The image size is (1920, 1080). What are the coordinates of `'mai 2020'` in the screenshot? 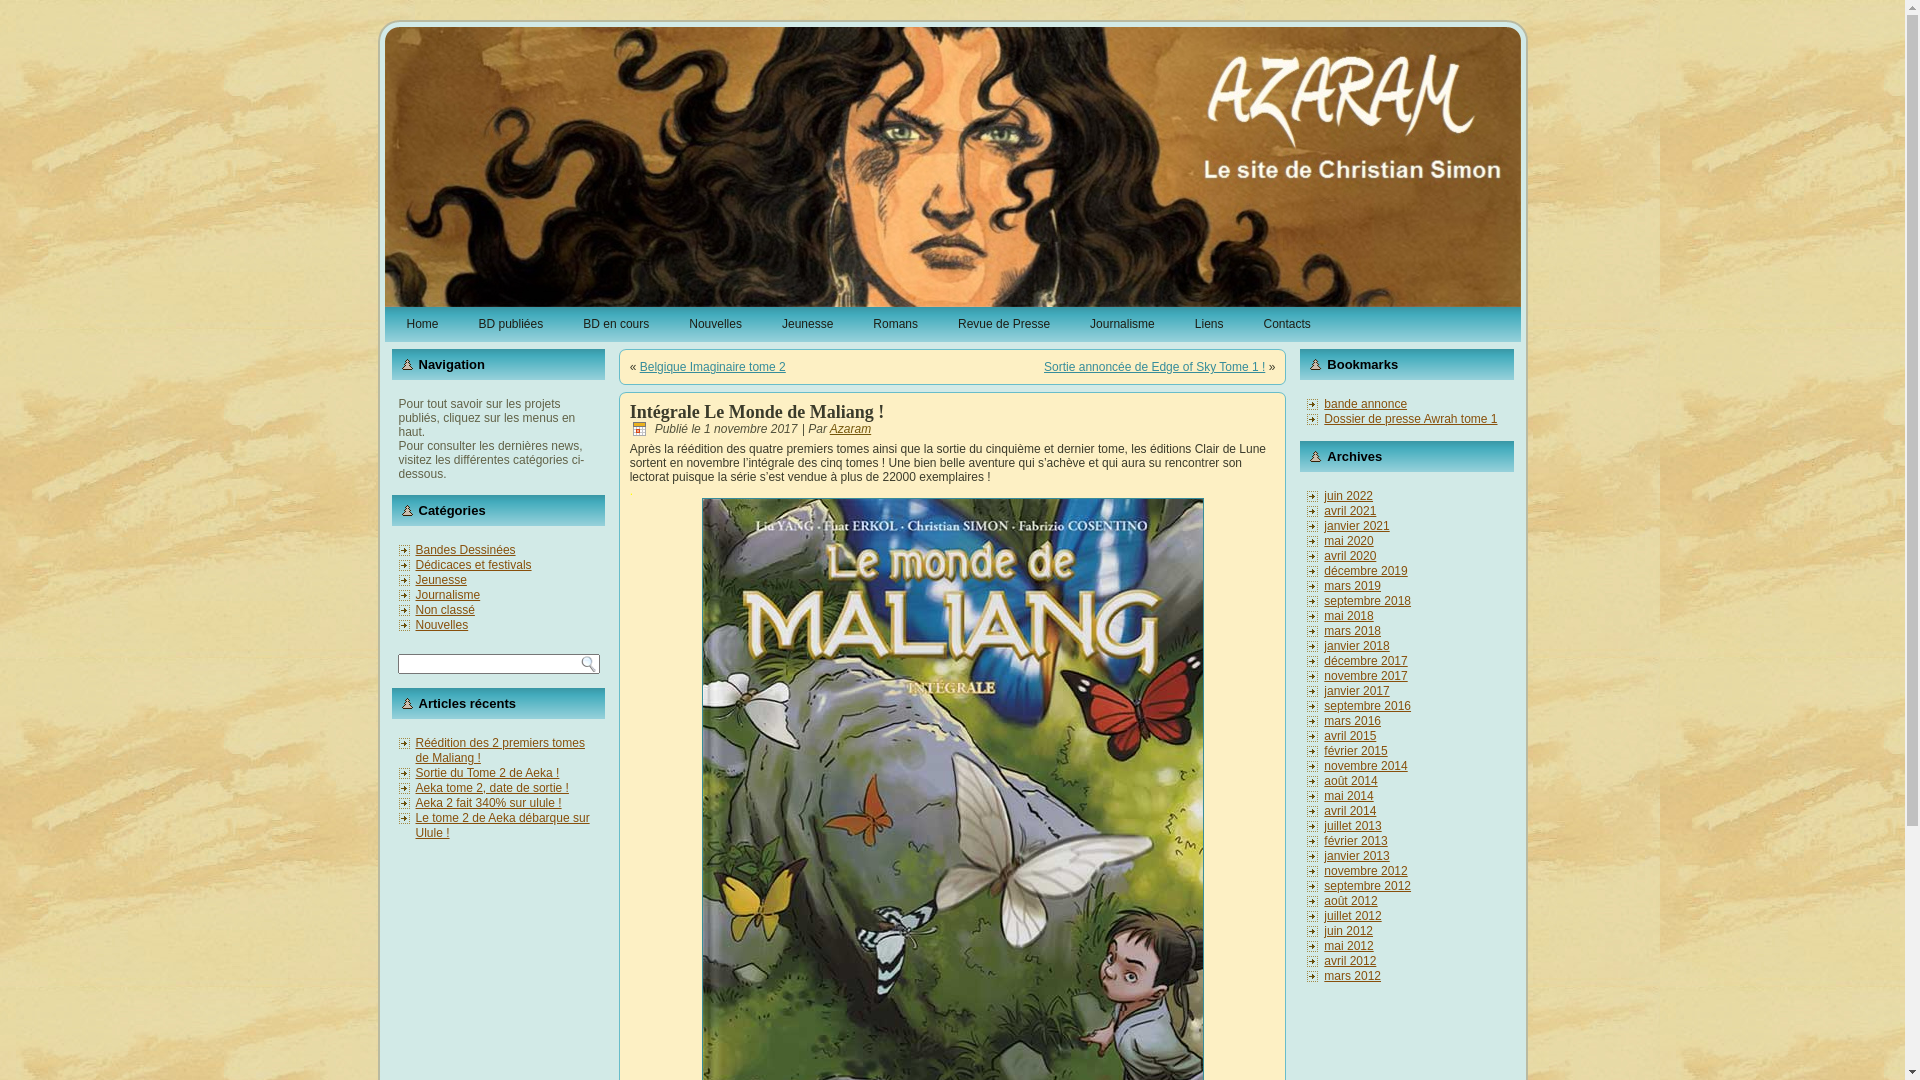 It's located at (1348, 540).